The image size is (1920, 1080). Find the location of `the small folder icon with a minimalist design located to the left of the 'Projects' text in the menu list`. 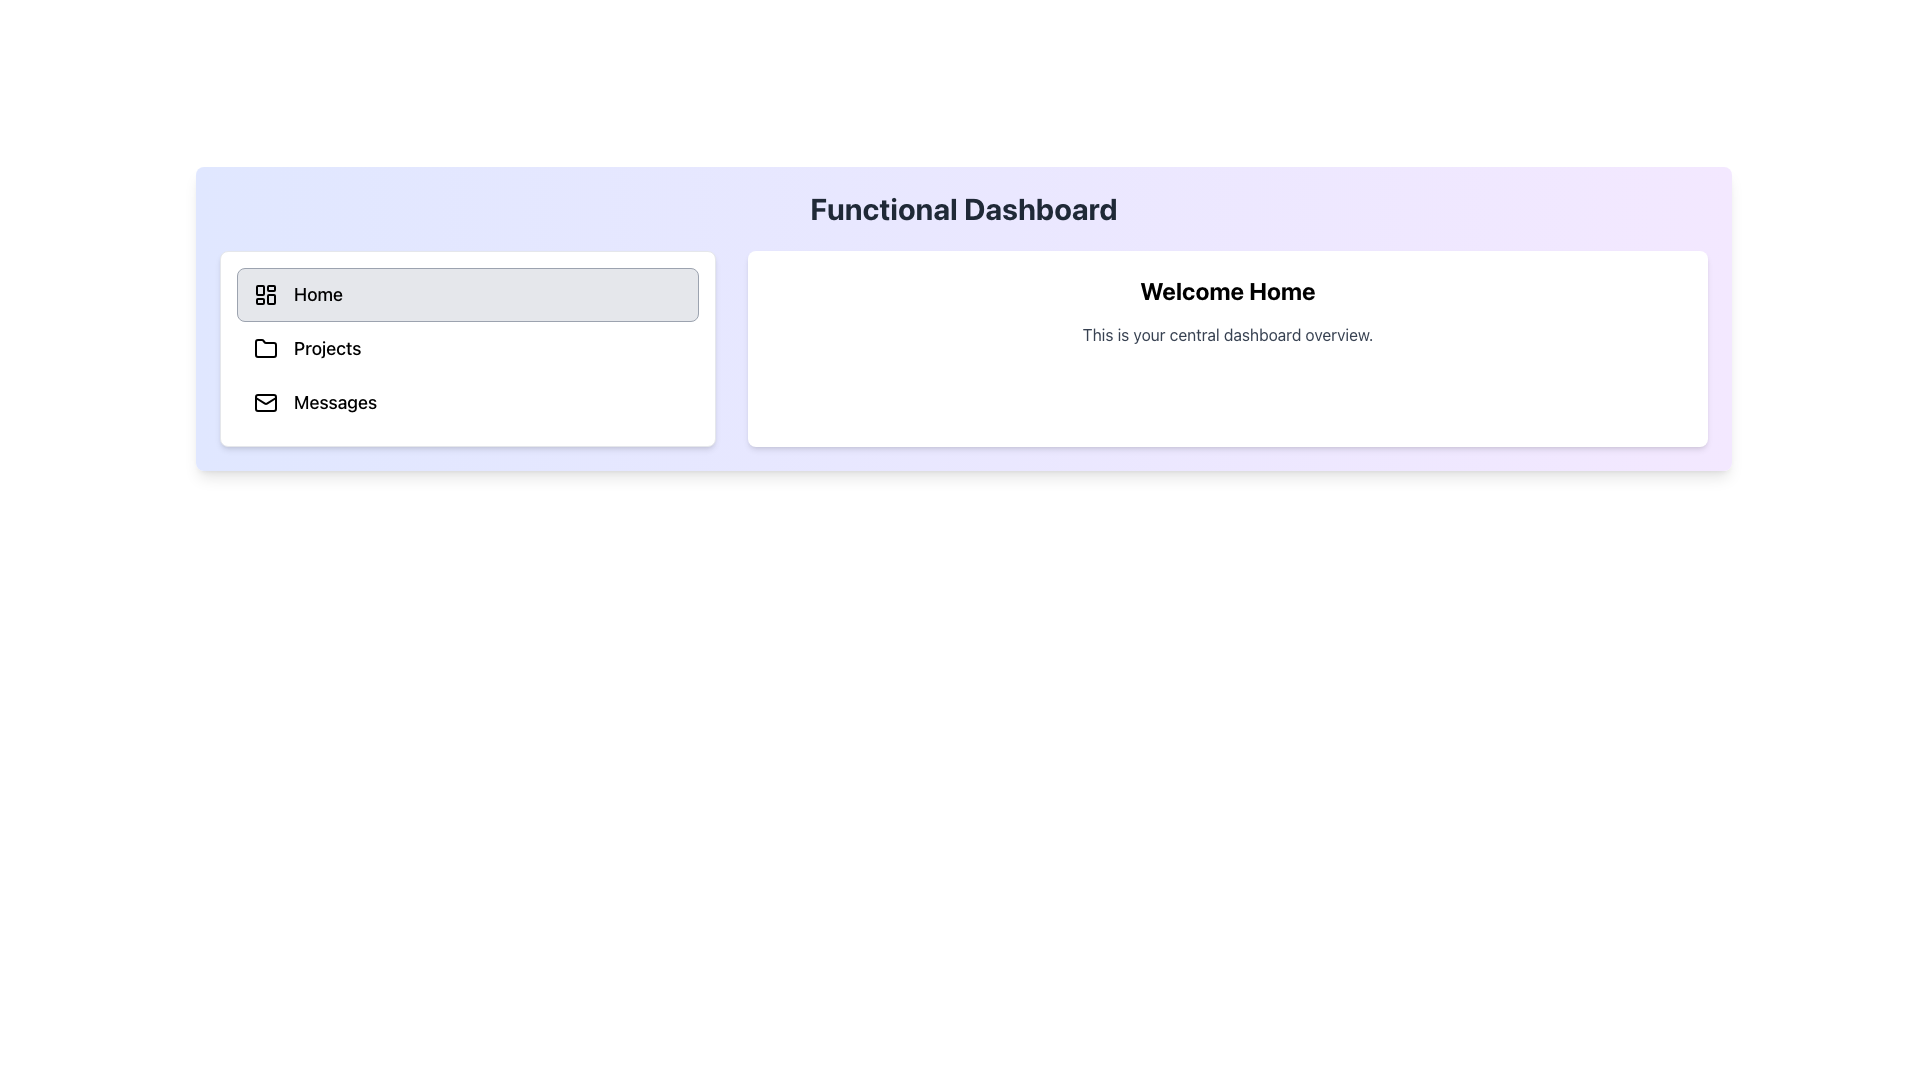

the small folder icon with a minimalist design located to the left of the 'Projects' text in the menu list is located at coordinates (264, 347).